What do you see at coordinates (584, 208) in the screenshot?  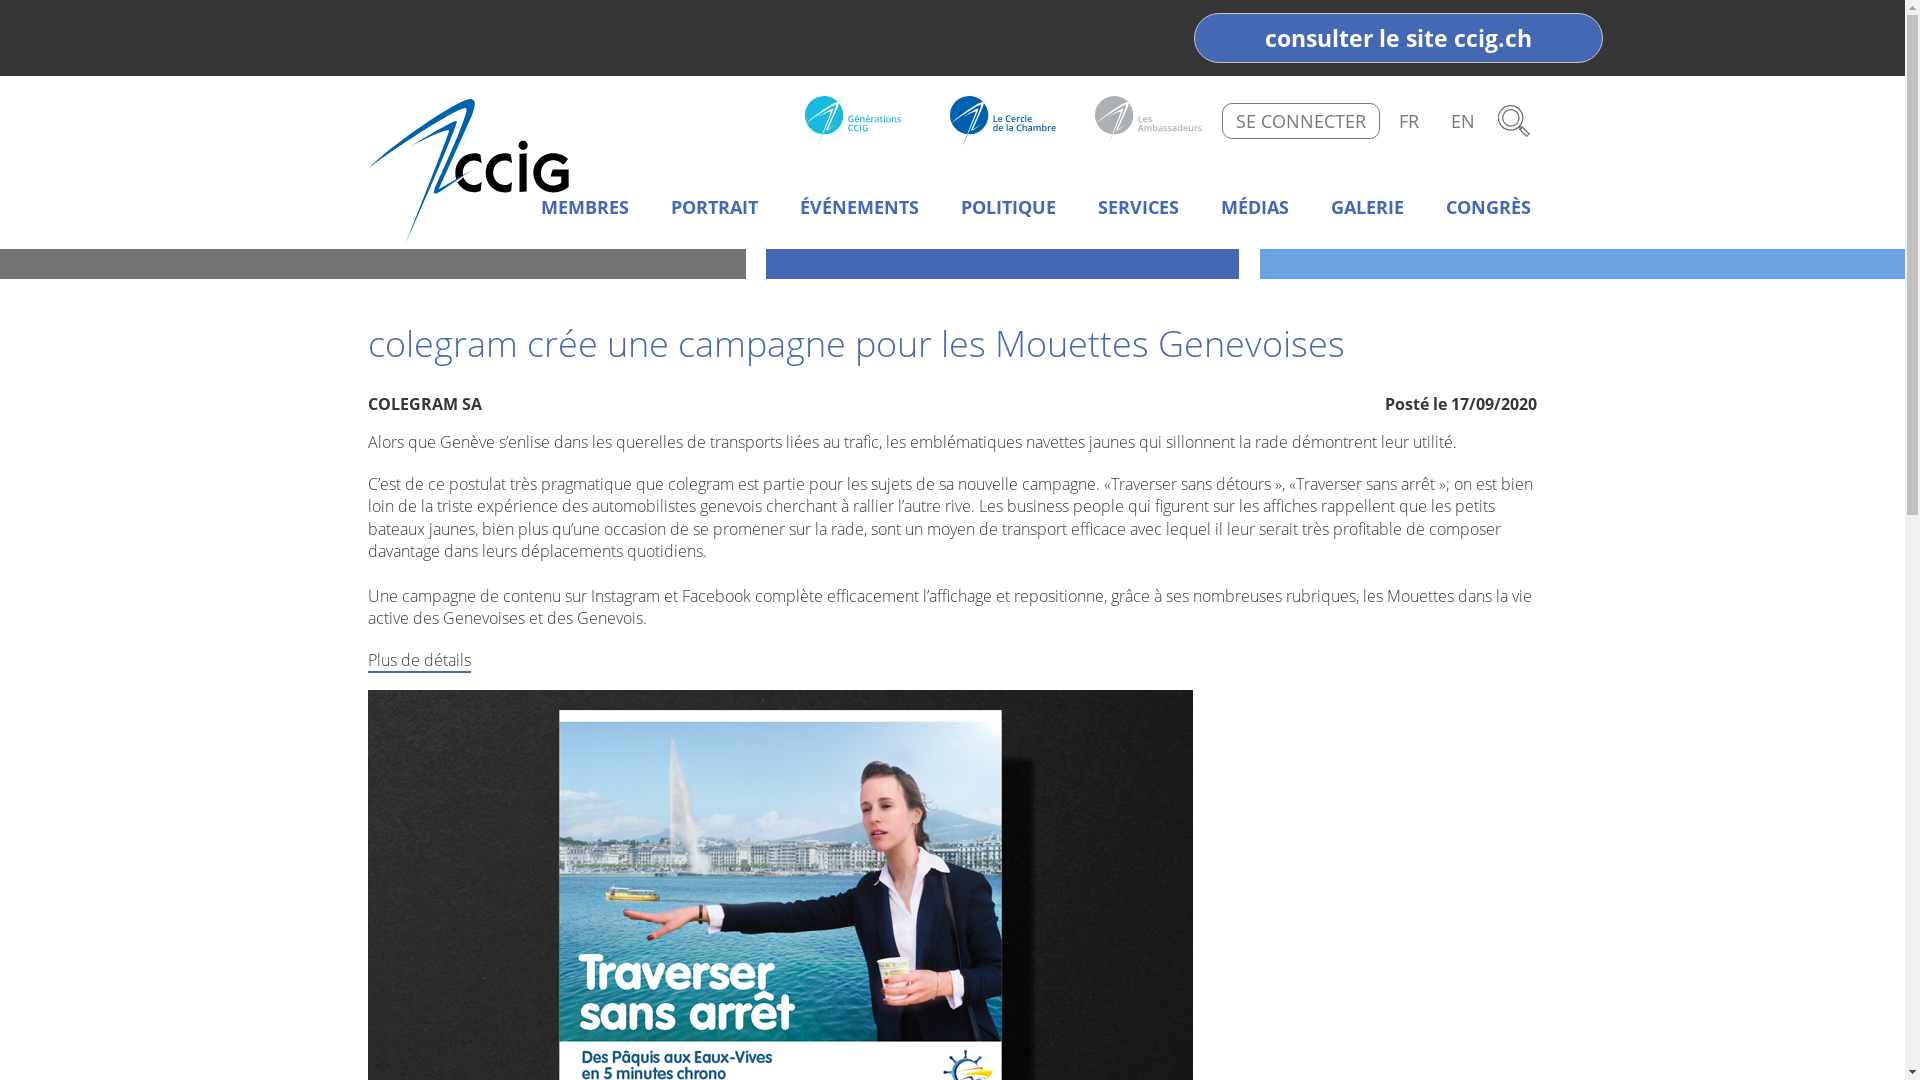 I see `'MEMBRES'` at bounding box center [584, 208].